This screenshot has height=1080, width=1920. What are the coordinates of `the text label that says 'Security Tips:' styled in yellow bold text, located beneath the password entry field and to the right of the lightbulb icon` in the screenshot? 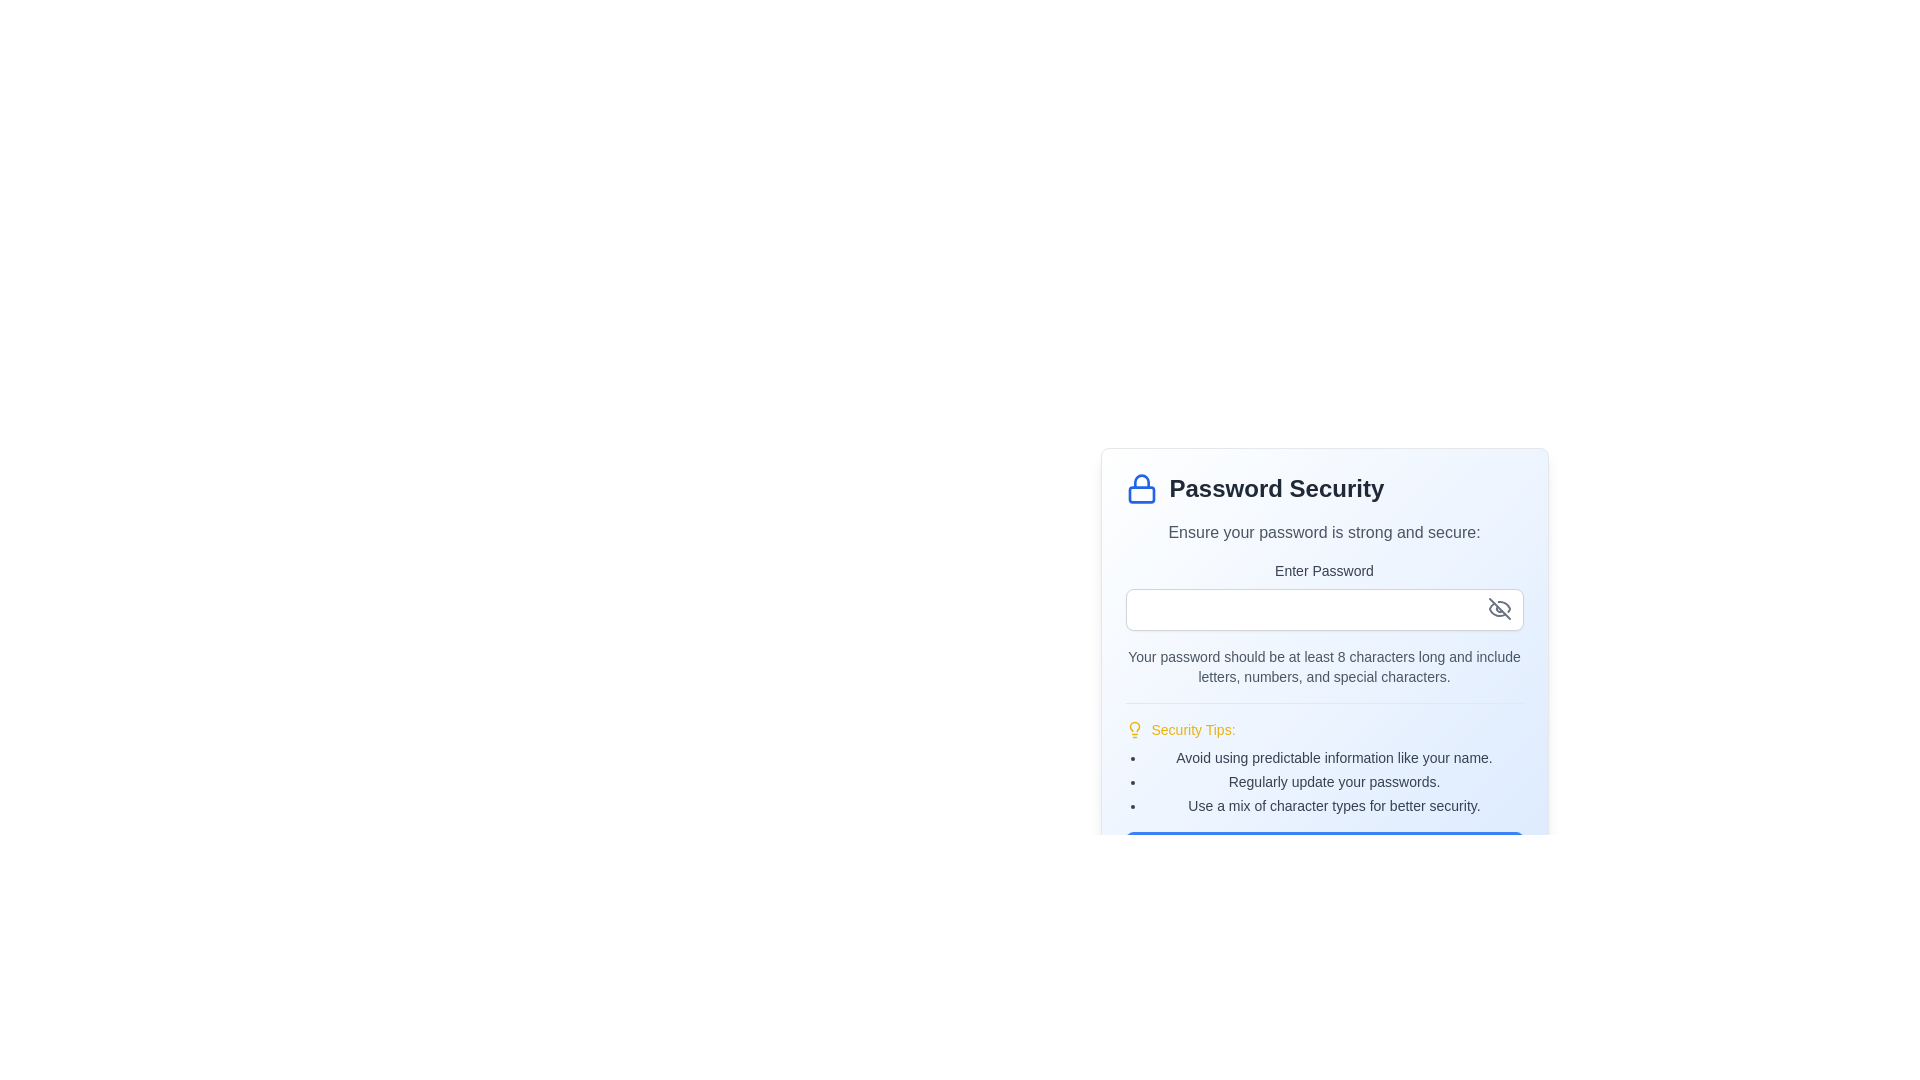 It's located at (1193, 729).